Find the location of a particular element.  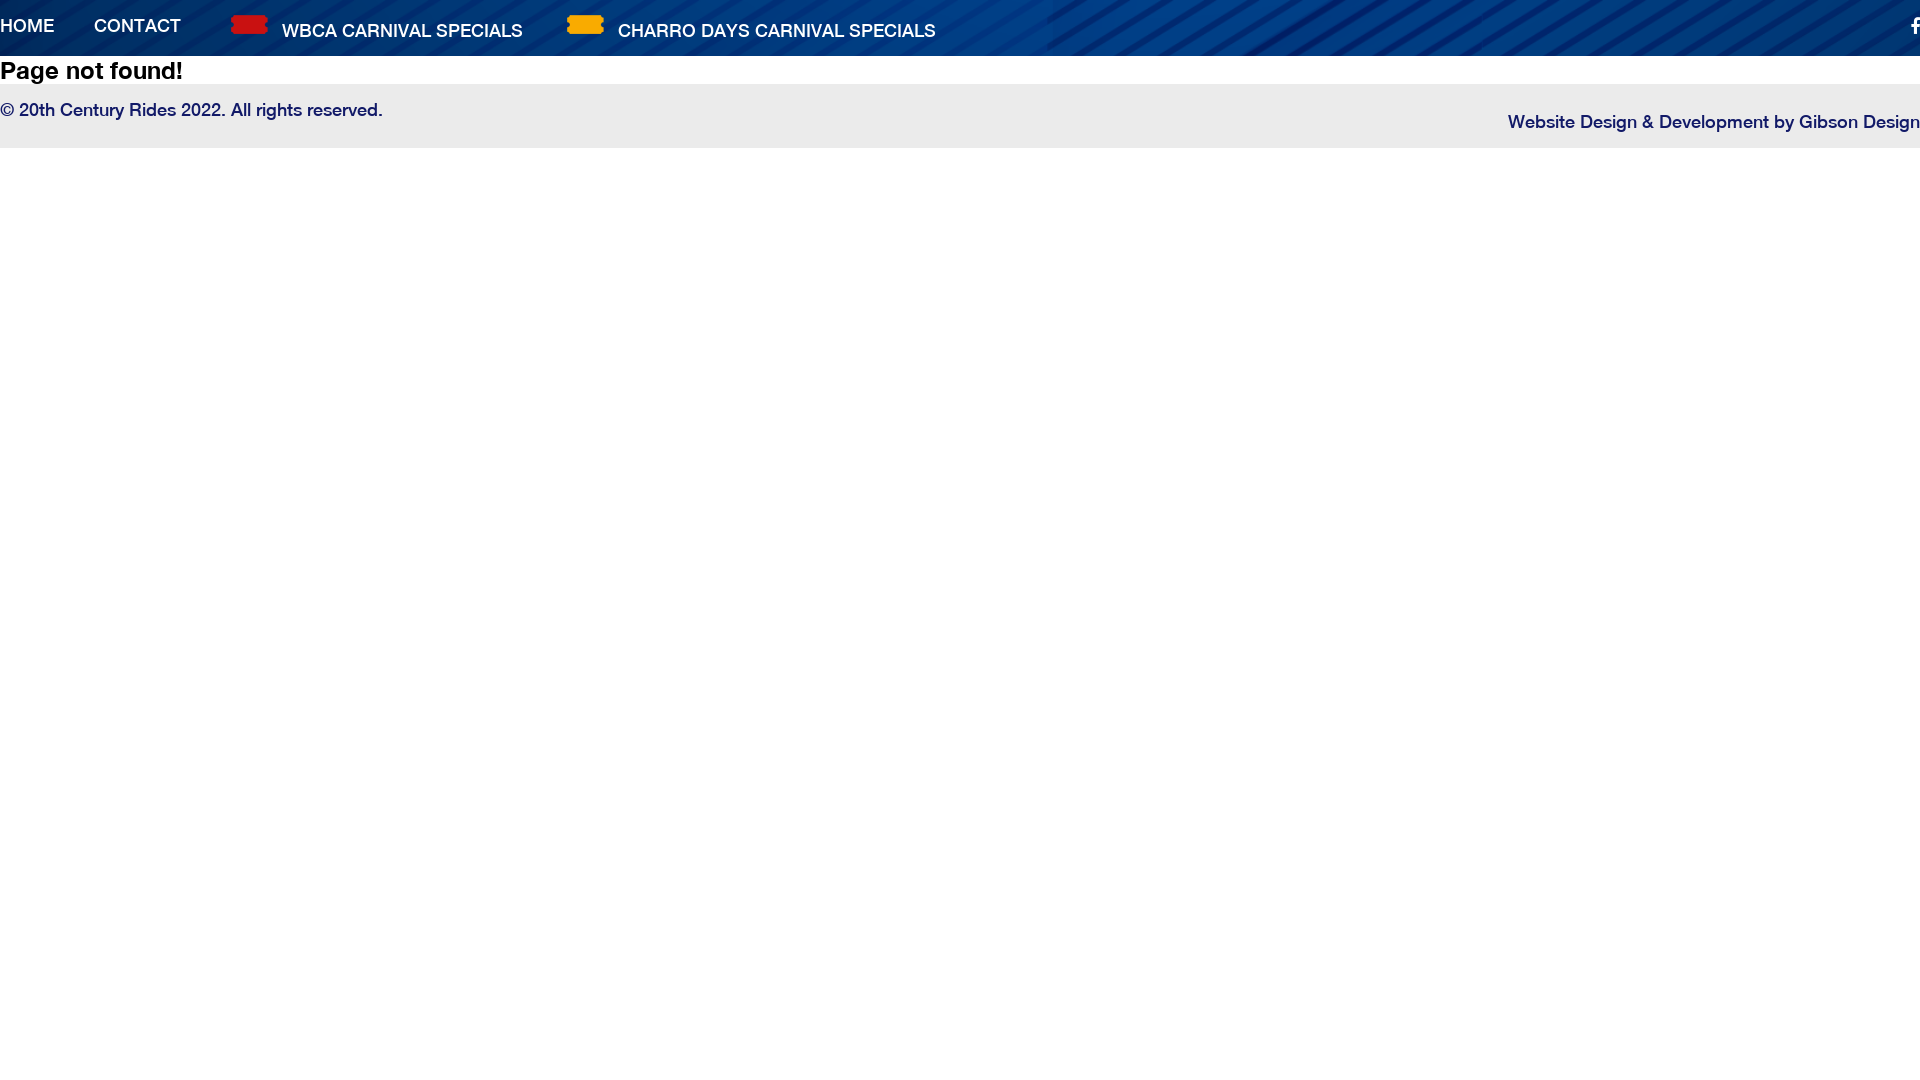

'CONTACT' is located at coordinates (136, 25).